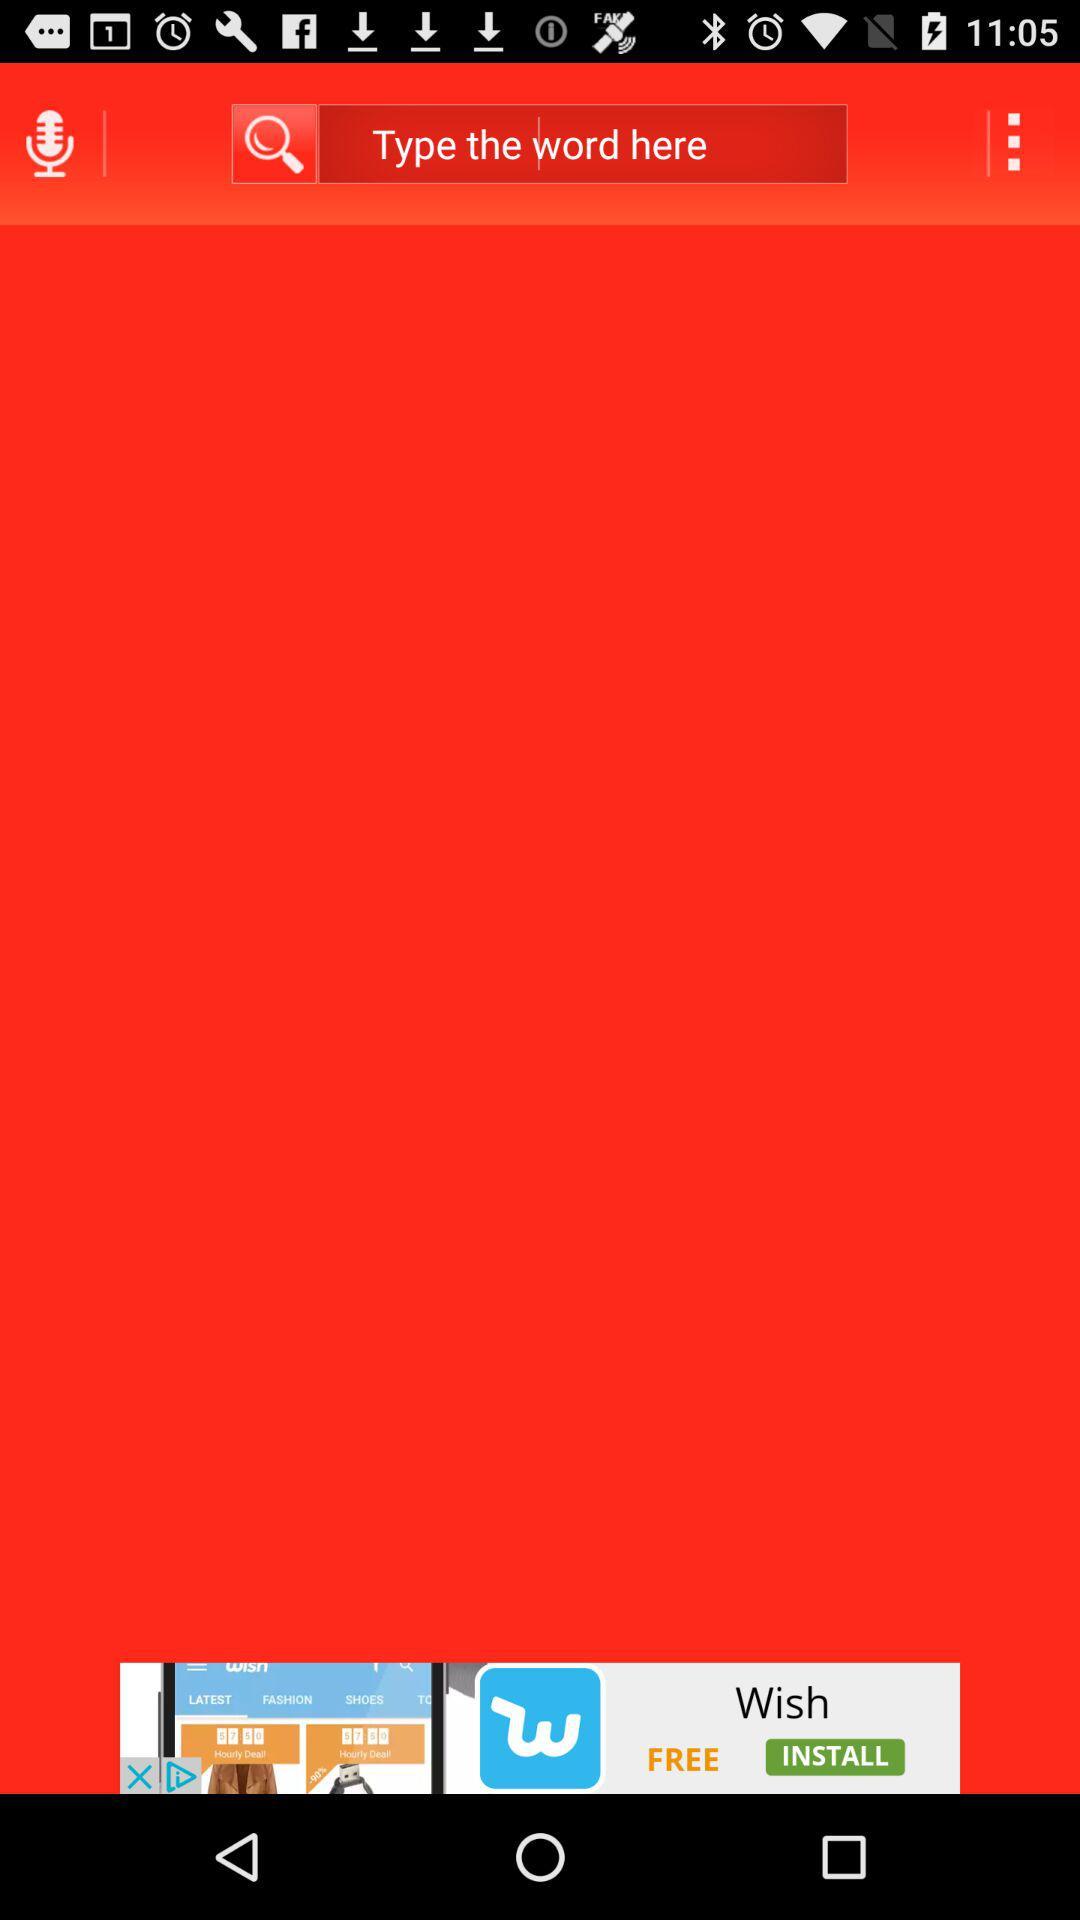  Describe the element at coordinates (540, 1727) in the screenshot. I see `advertisement banner` at that location.